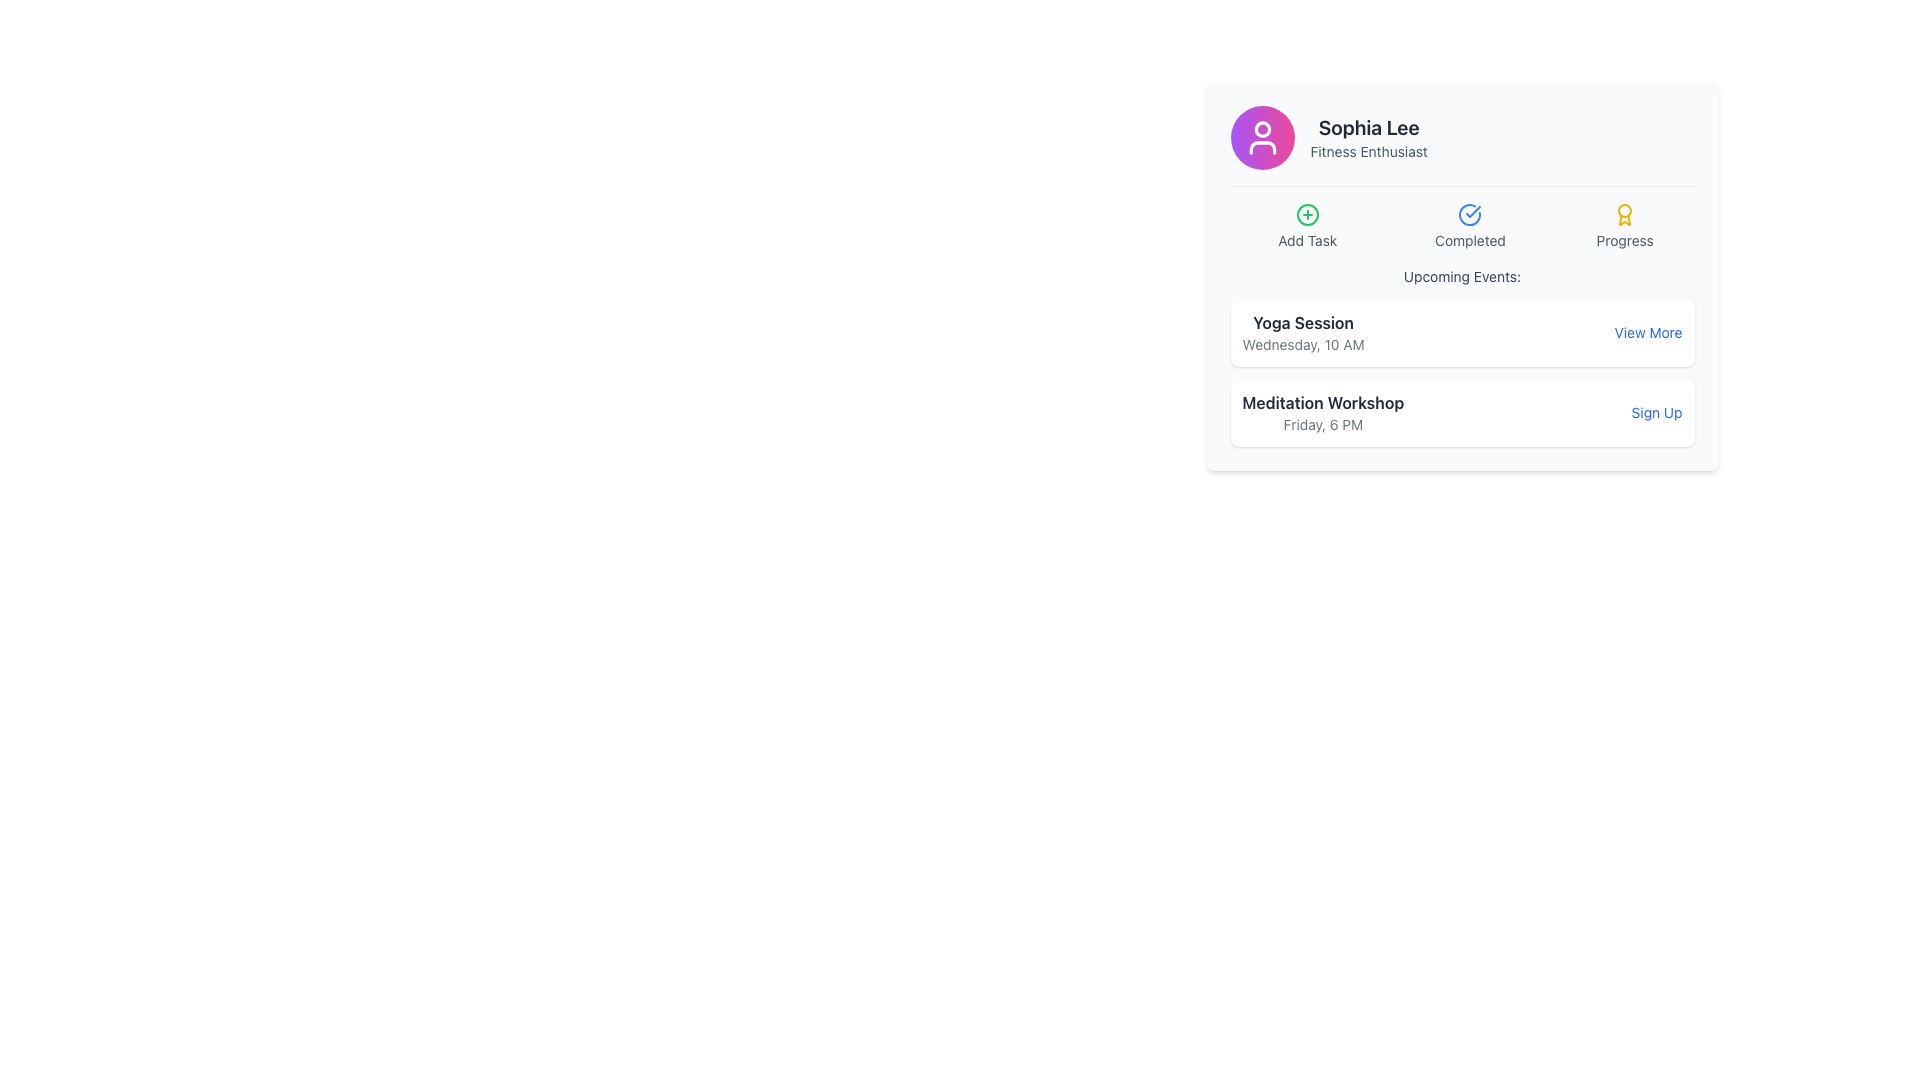 The width and height of the screenshot is (1920, 1080). I want to click on the circular blue icon with a checkmark that displays 'Completed' below it, located centrally between the 'Add Task' and 'Progress' elements, so click(1470, 226).